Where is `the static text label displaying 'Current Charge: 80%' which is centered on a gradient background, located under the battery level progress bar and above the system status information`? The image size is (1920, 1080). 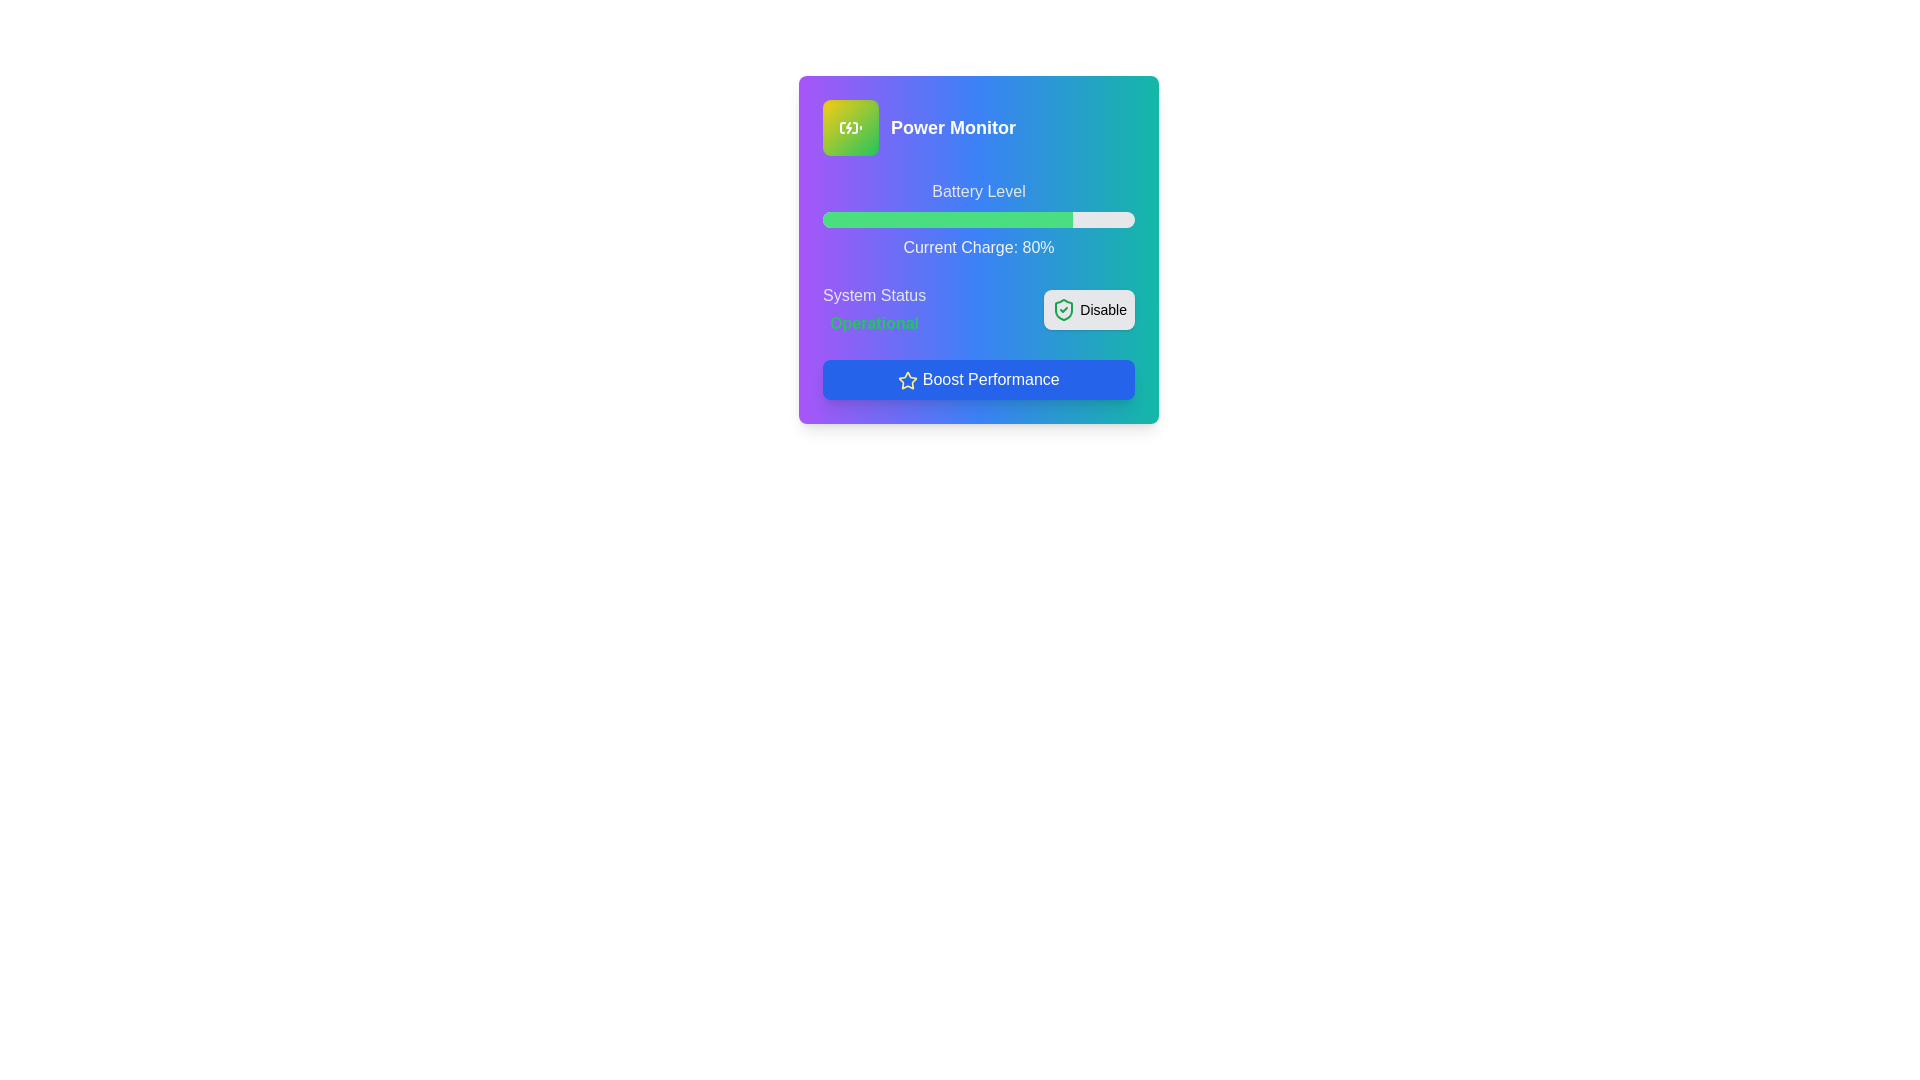 the static text label displaying 'Current Charge: 80%' which is centered on a gradient background, located under the battery level progress bar and above the system status information is located at coordinates (979, 246).